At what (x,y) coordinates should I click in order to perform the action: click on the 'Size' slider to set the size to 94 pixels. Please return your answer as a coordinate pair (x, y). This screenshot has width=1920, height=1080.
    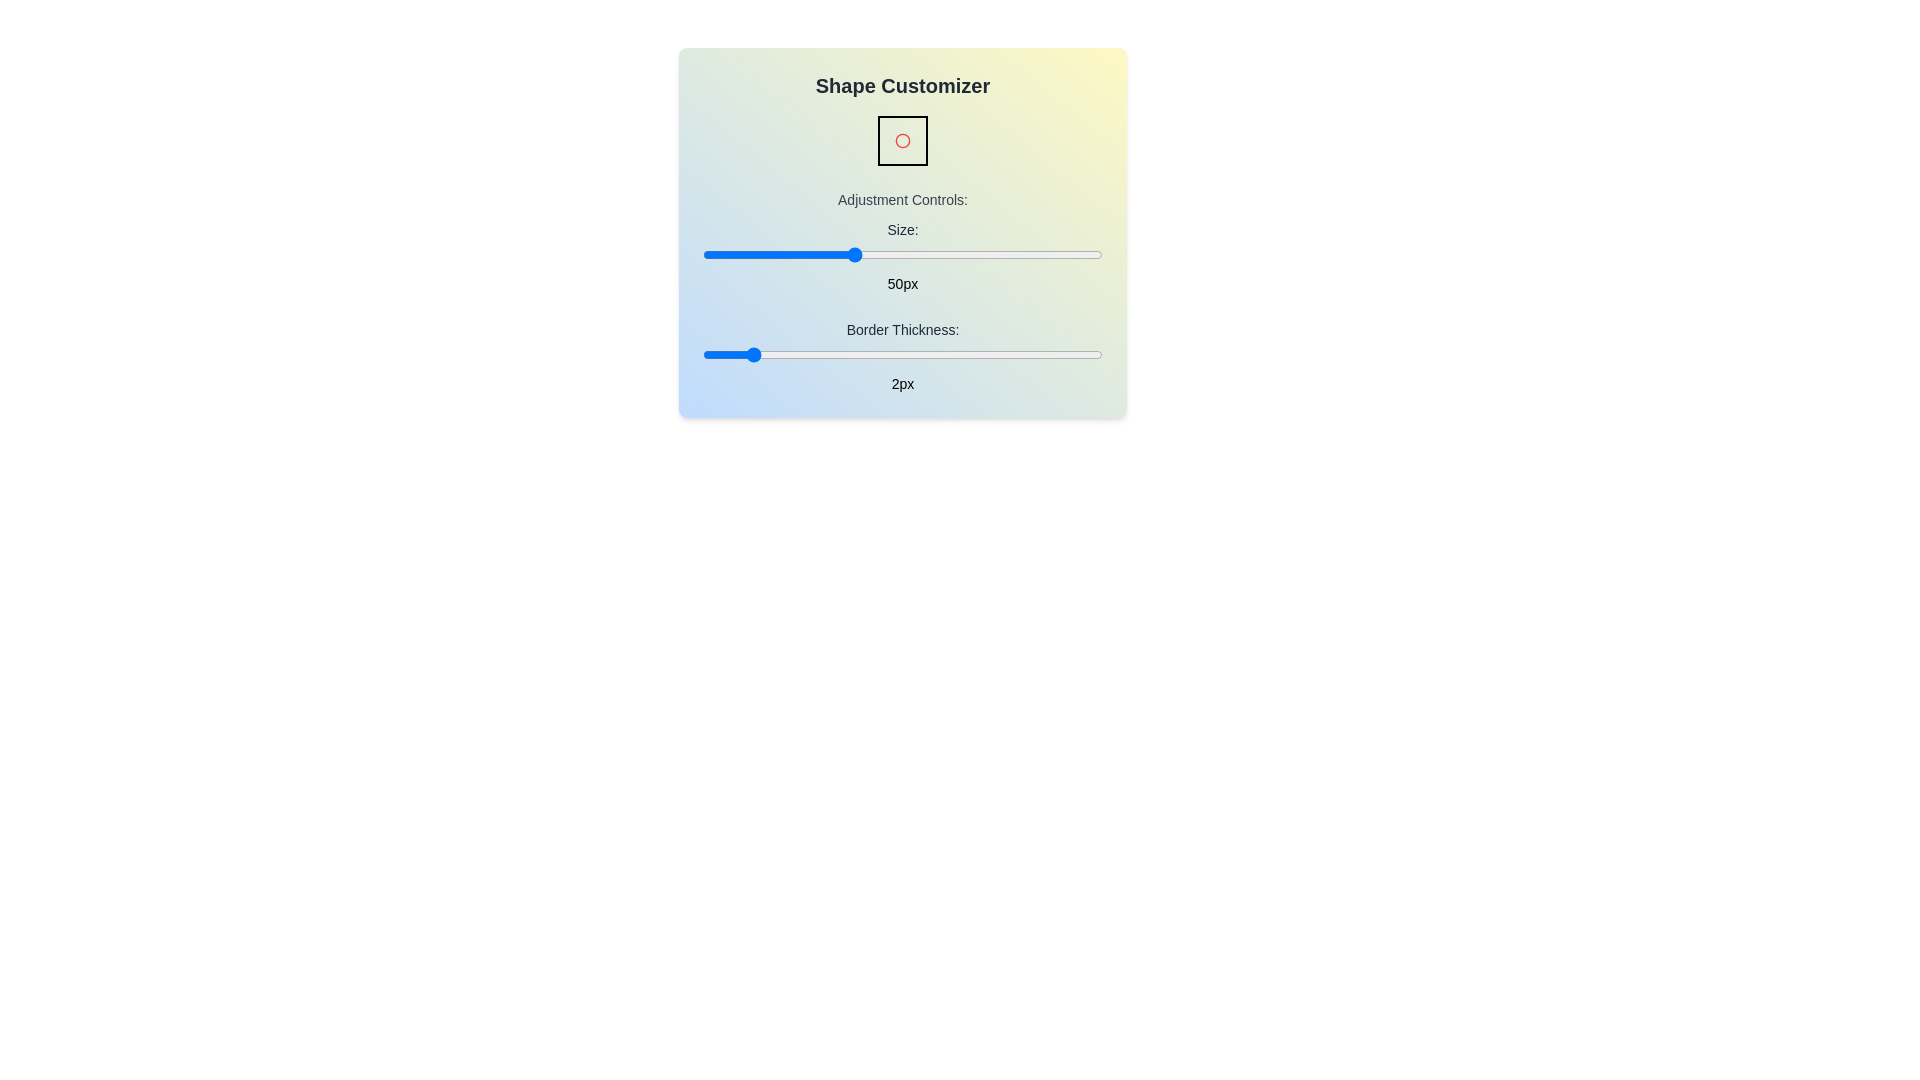
    Looking at the image, I should click on (1072, 253).